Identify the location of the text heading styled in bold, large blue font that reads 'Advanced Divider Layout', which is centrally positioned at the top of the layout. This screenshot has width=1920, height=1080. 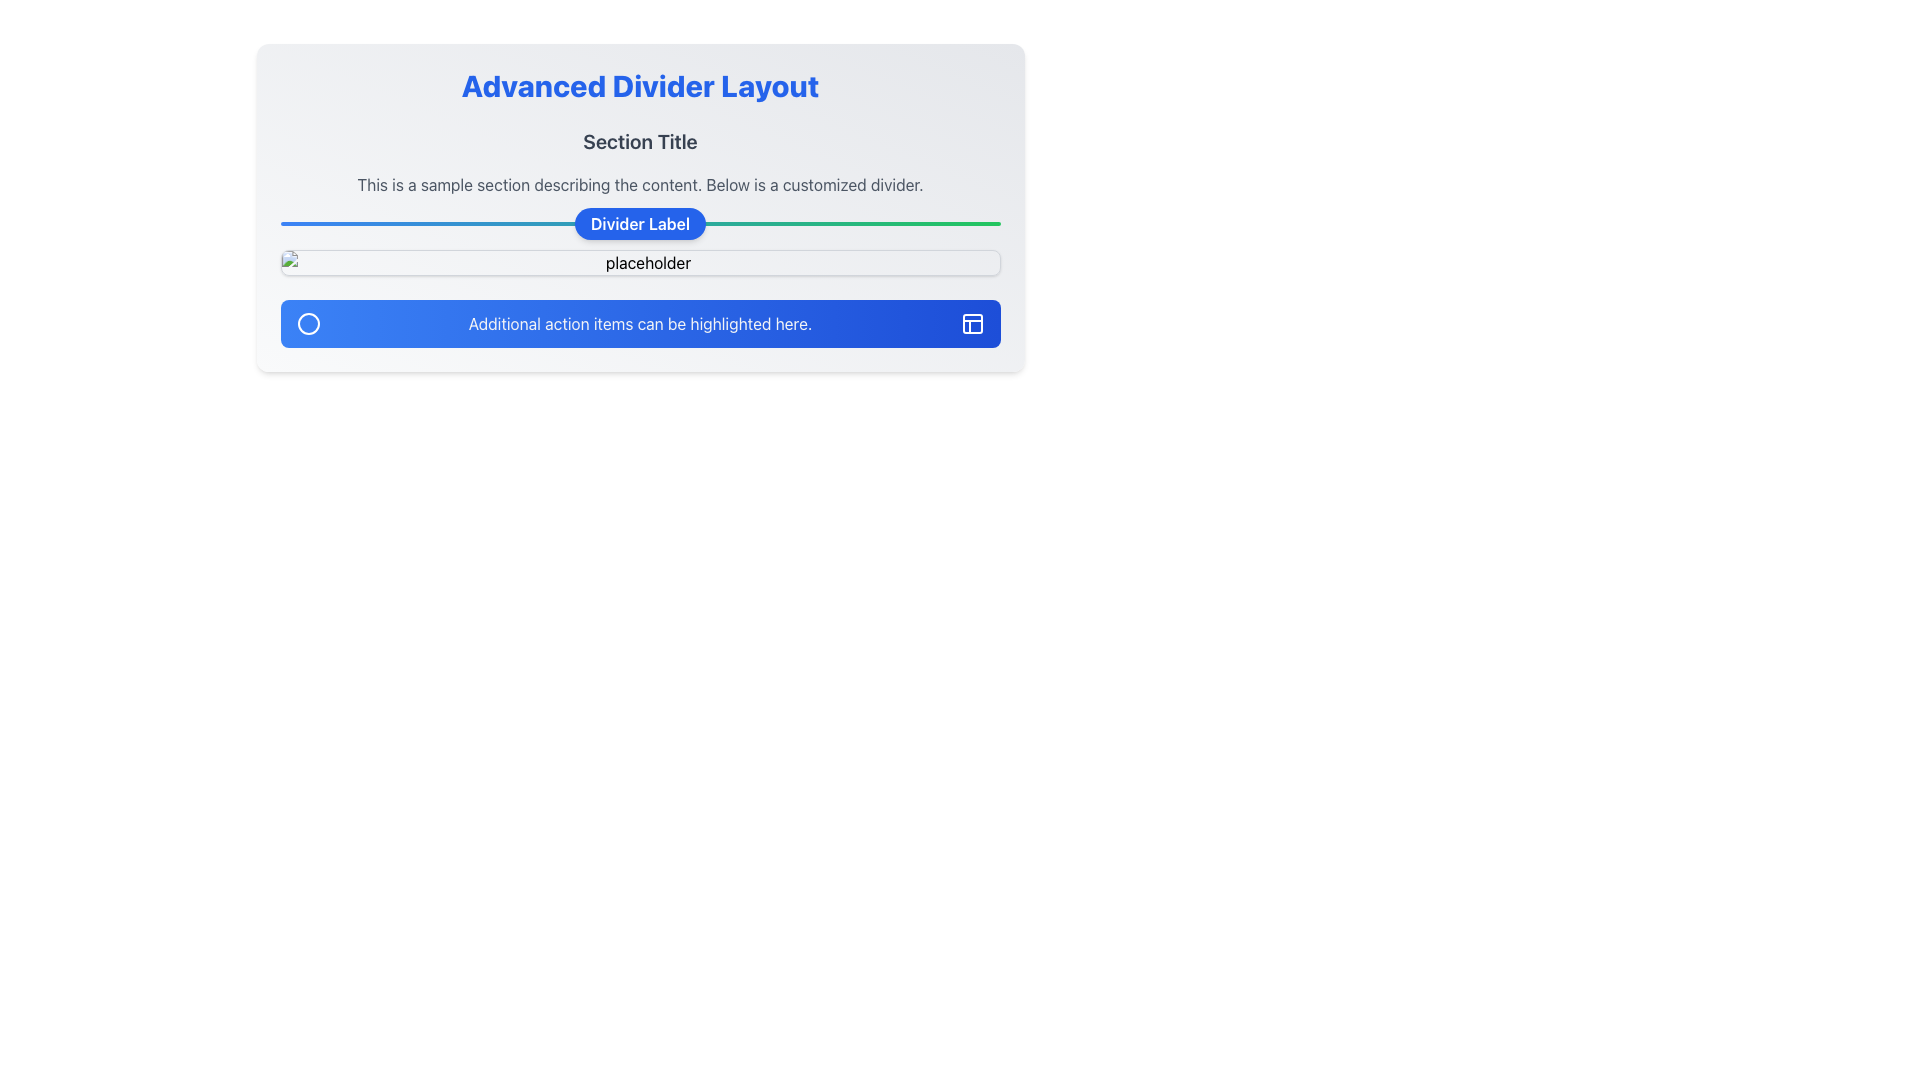
(640, 84).